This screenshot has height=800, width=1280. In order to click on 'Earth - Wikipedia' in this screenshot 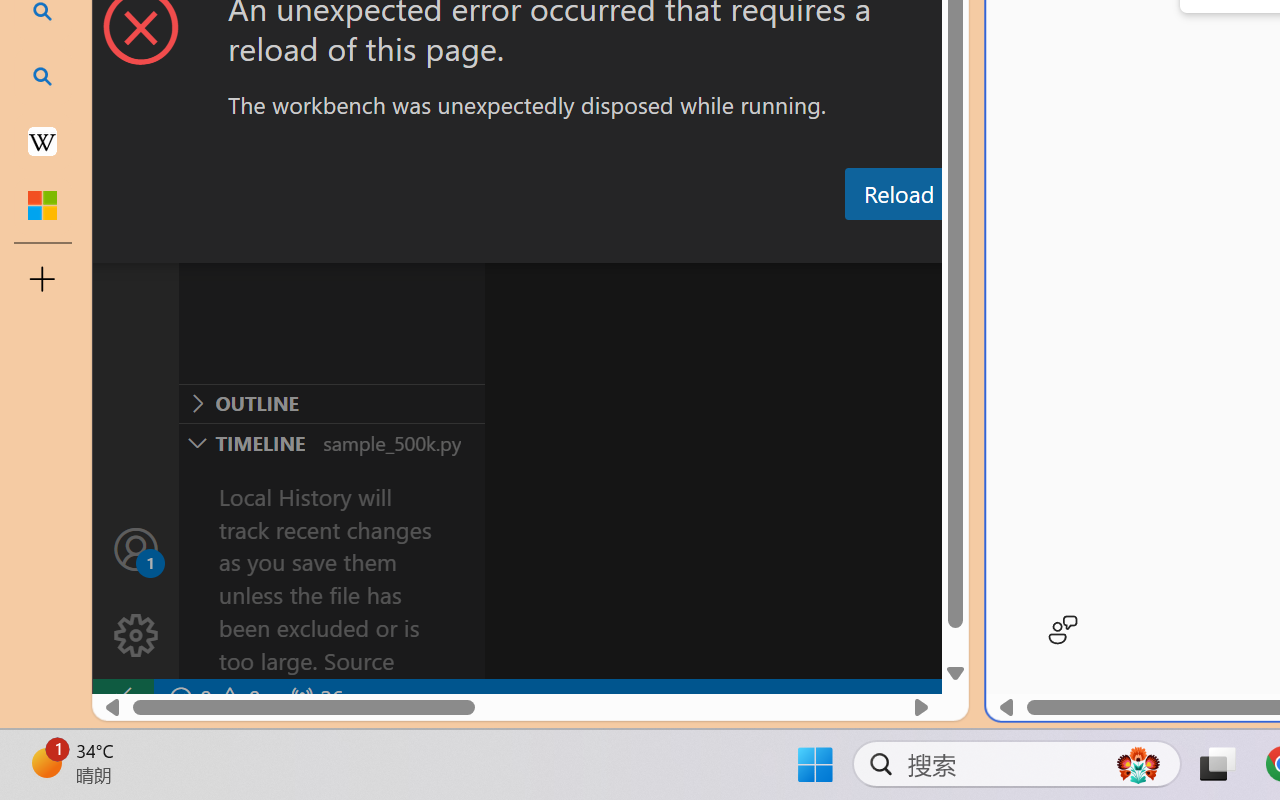, I will do `click(42, 140)`.